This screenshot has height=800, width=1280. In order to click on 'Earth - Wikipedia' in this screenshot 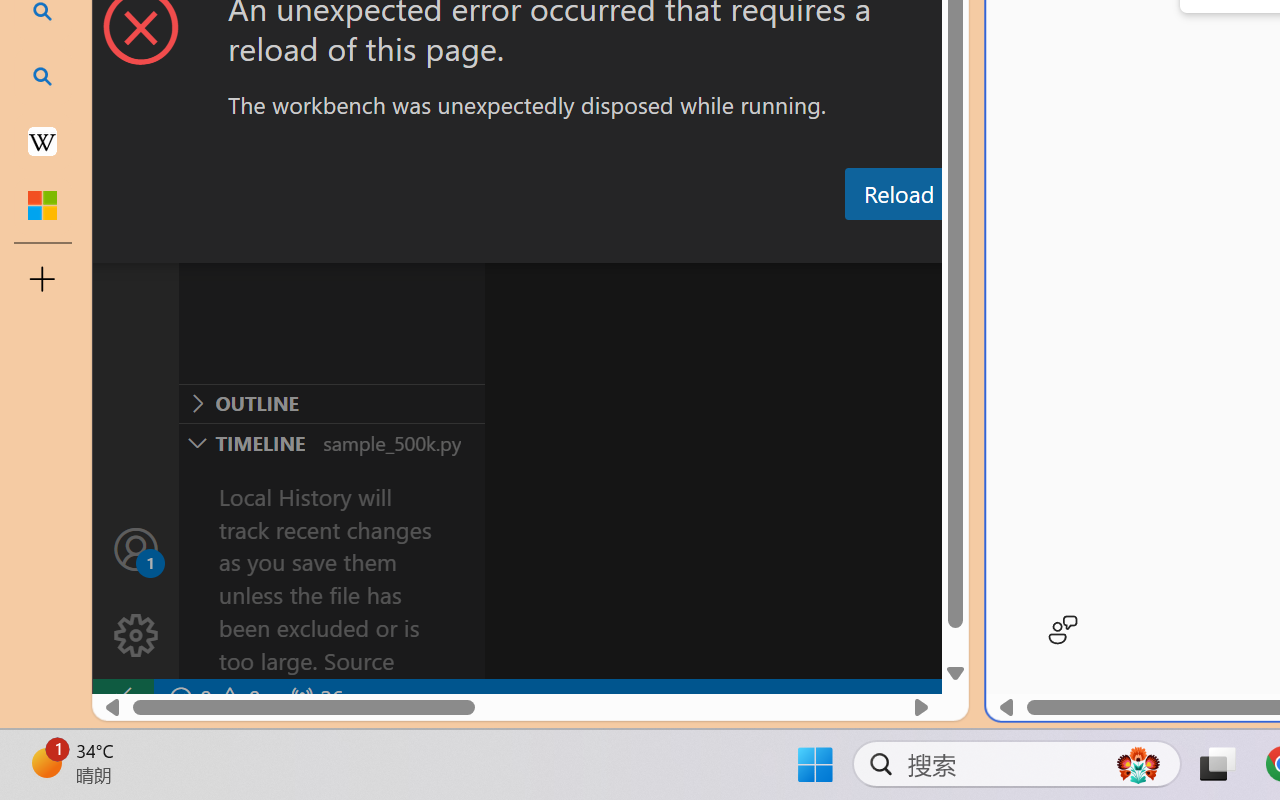, I will do `click(42, 140)`.